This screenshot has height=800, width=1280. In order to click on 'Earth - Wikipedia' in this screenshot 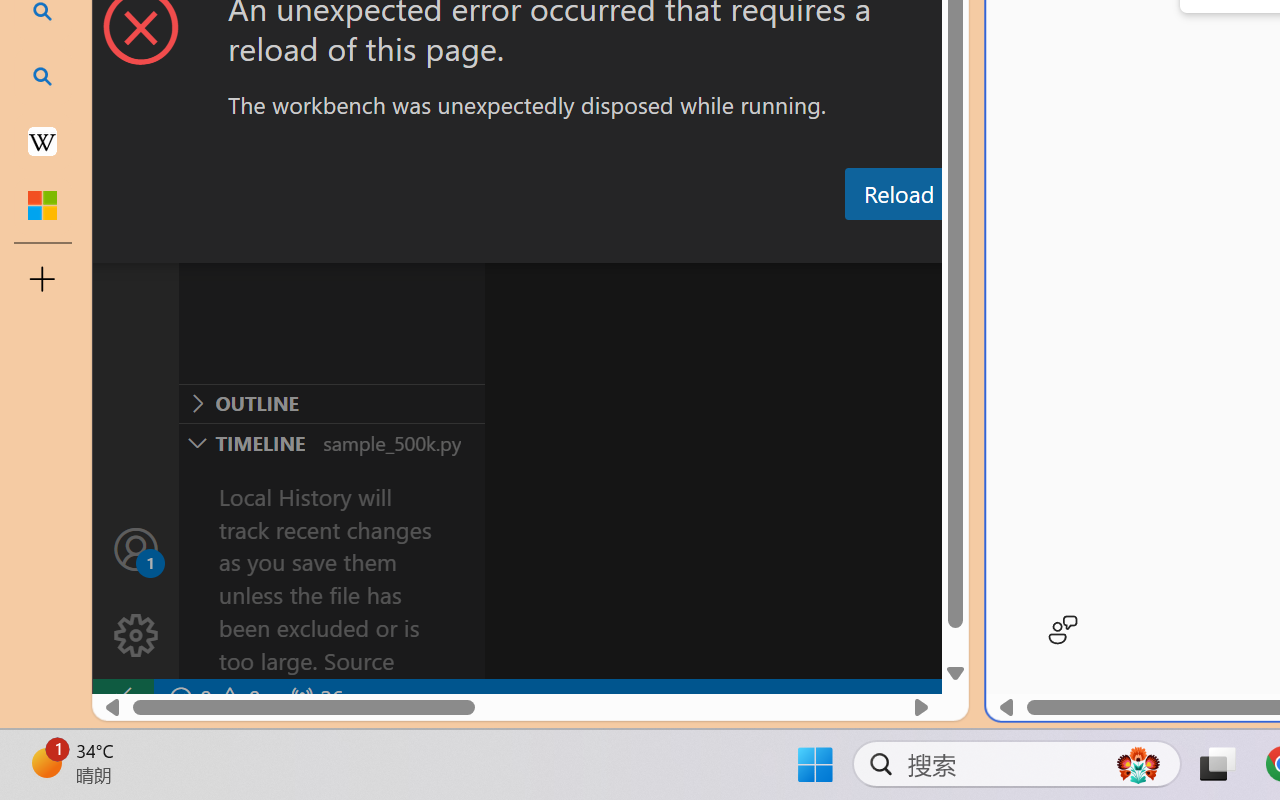, I will do `click(42, 140)`.